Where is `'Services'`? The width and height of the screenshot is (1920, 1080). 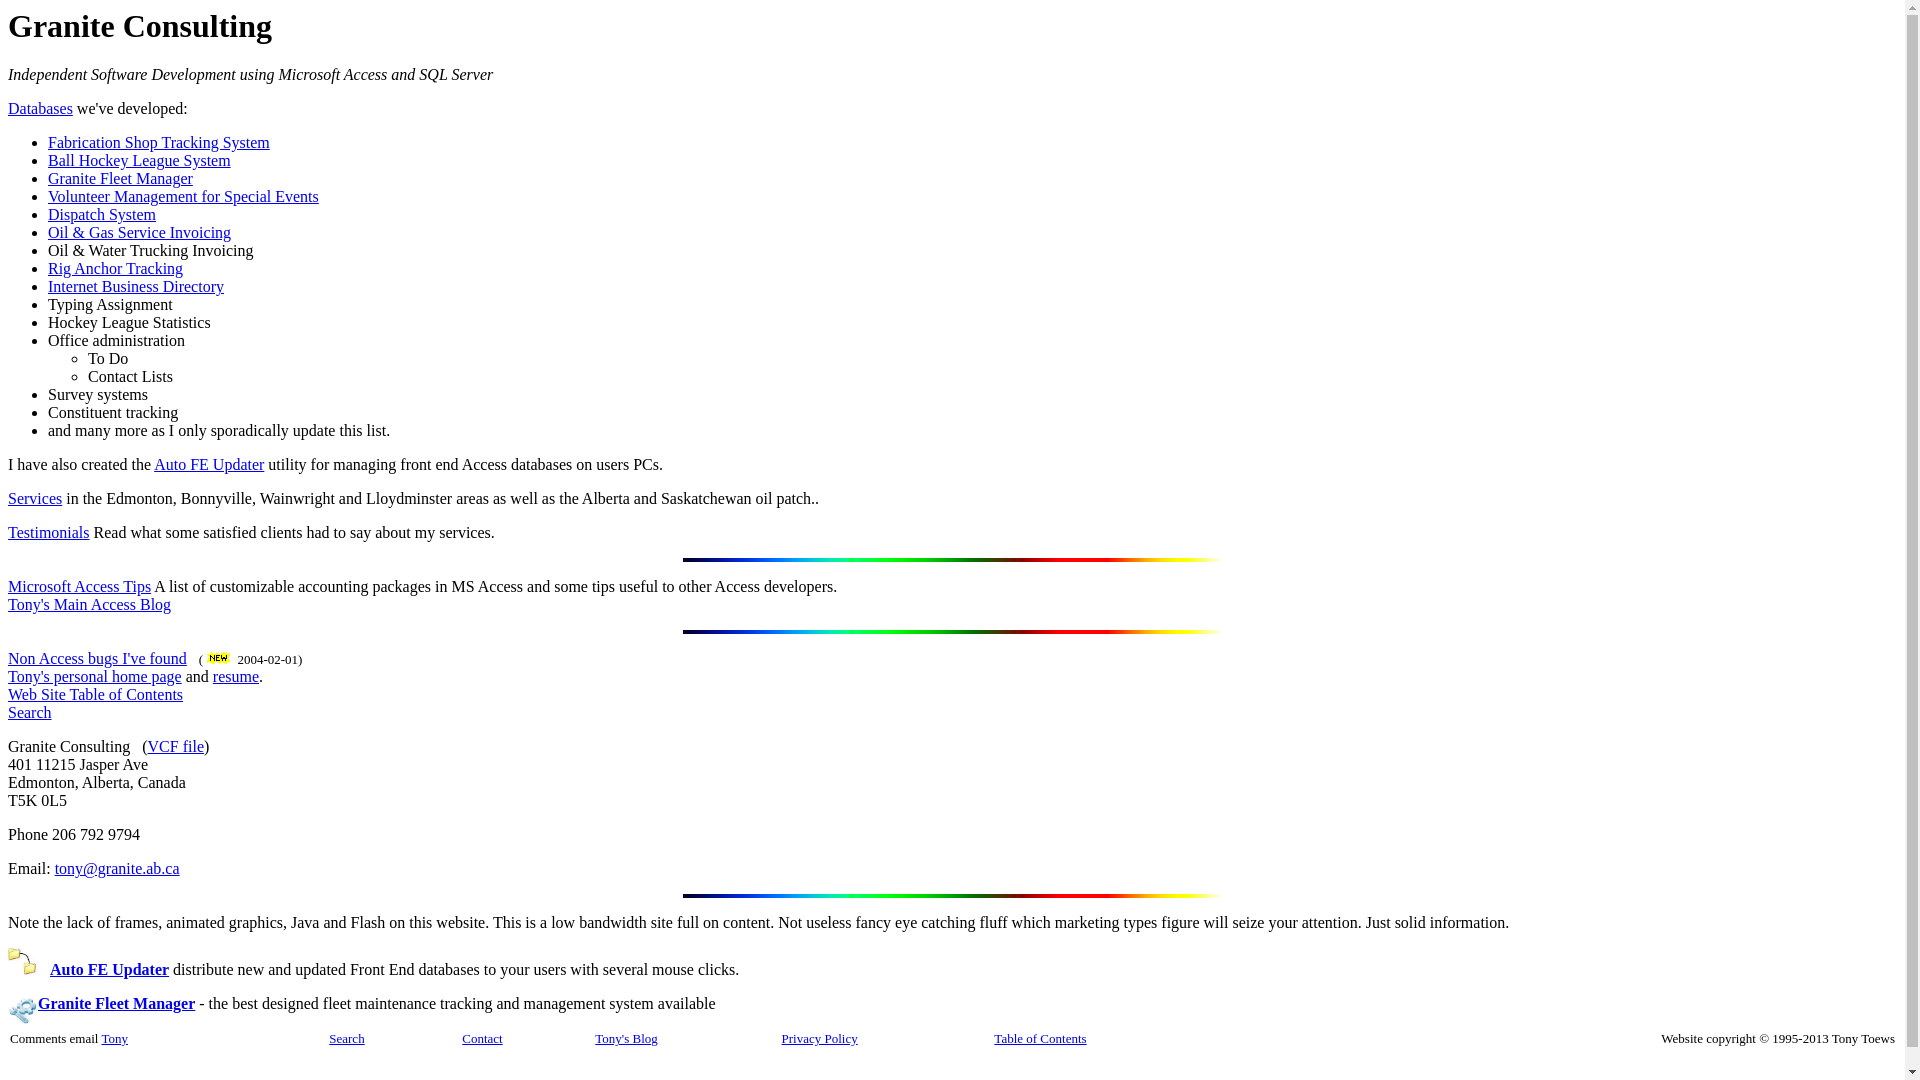
'Services' is located at coordinates (34, 497).